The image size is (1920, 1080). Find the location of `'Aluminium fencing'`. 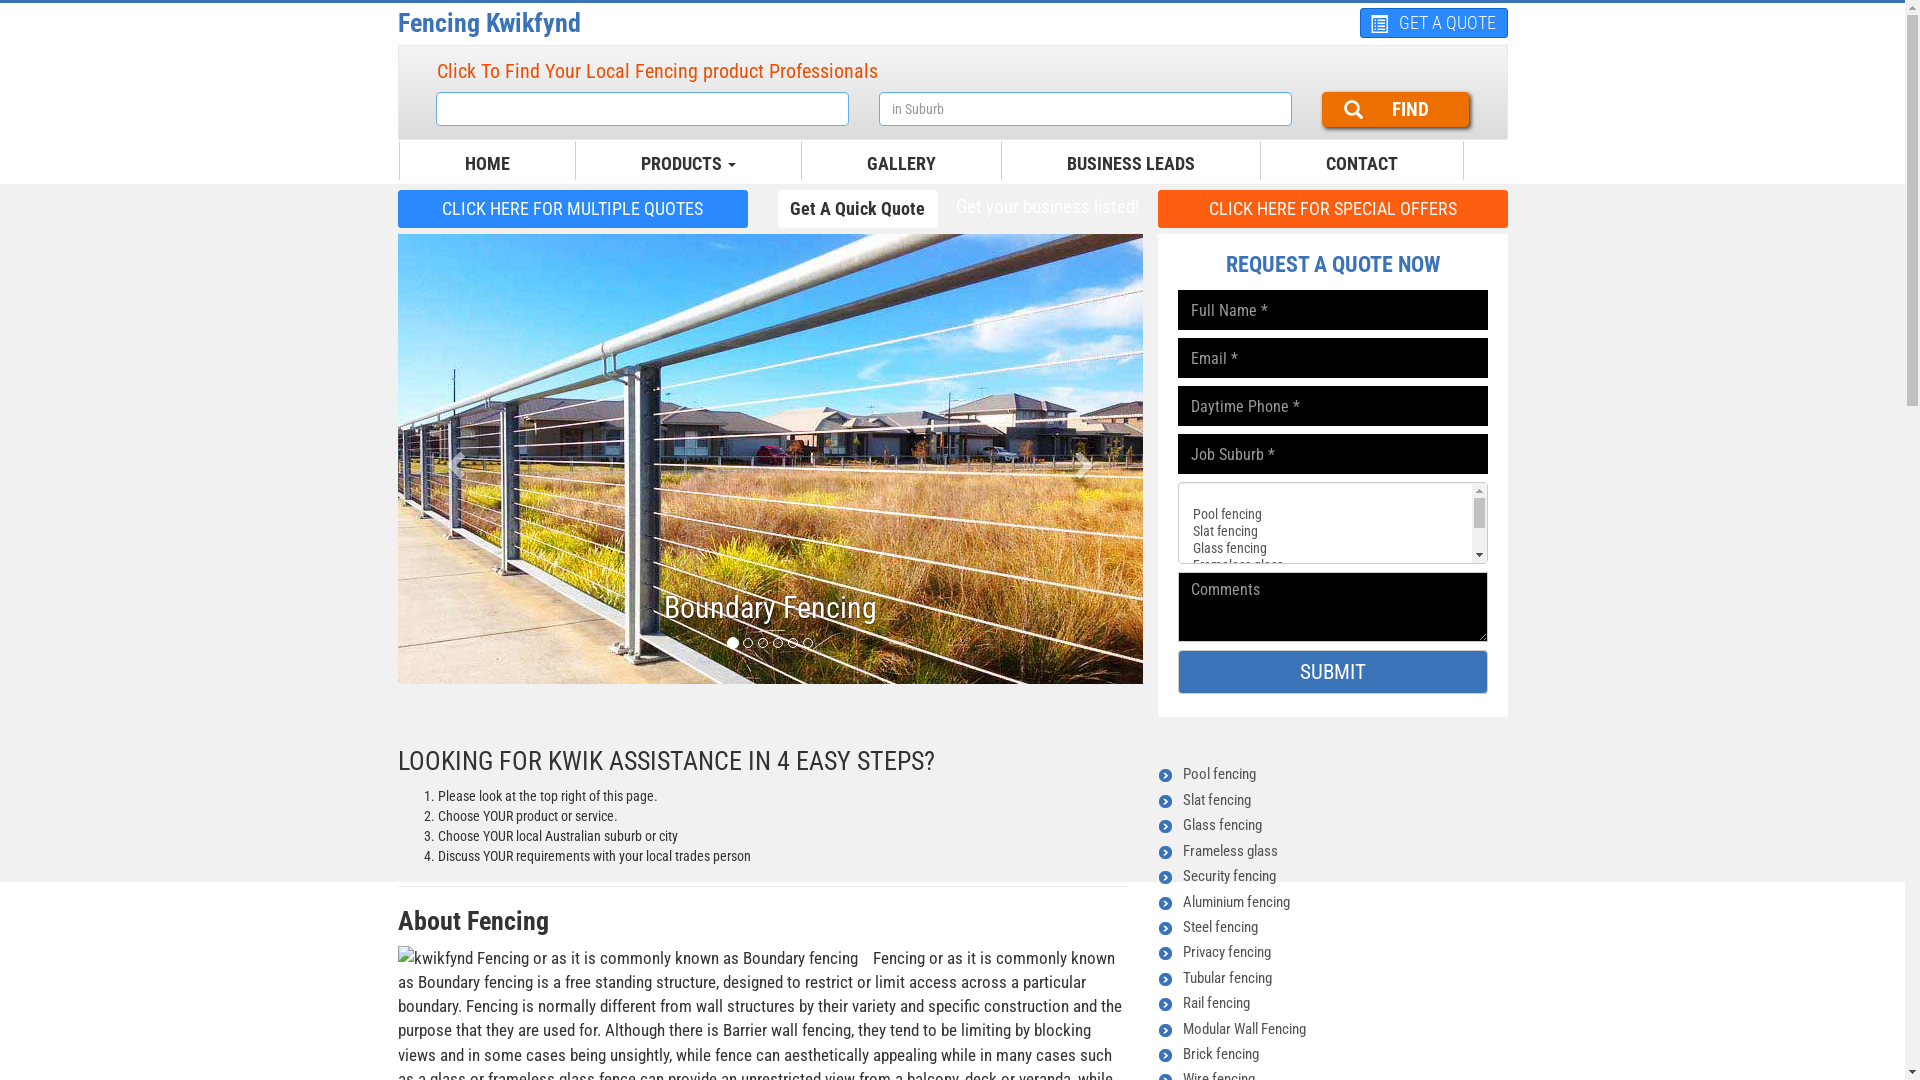

'Aluminium fencing' is located at coordinates (1234, 902).